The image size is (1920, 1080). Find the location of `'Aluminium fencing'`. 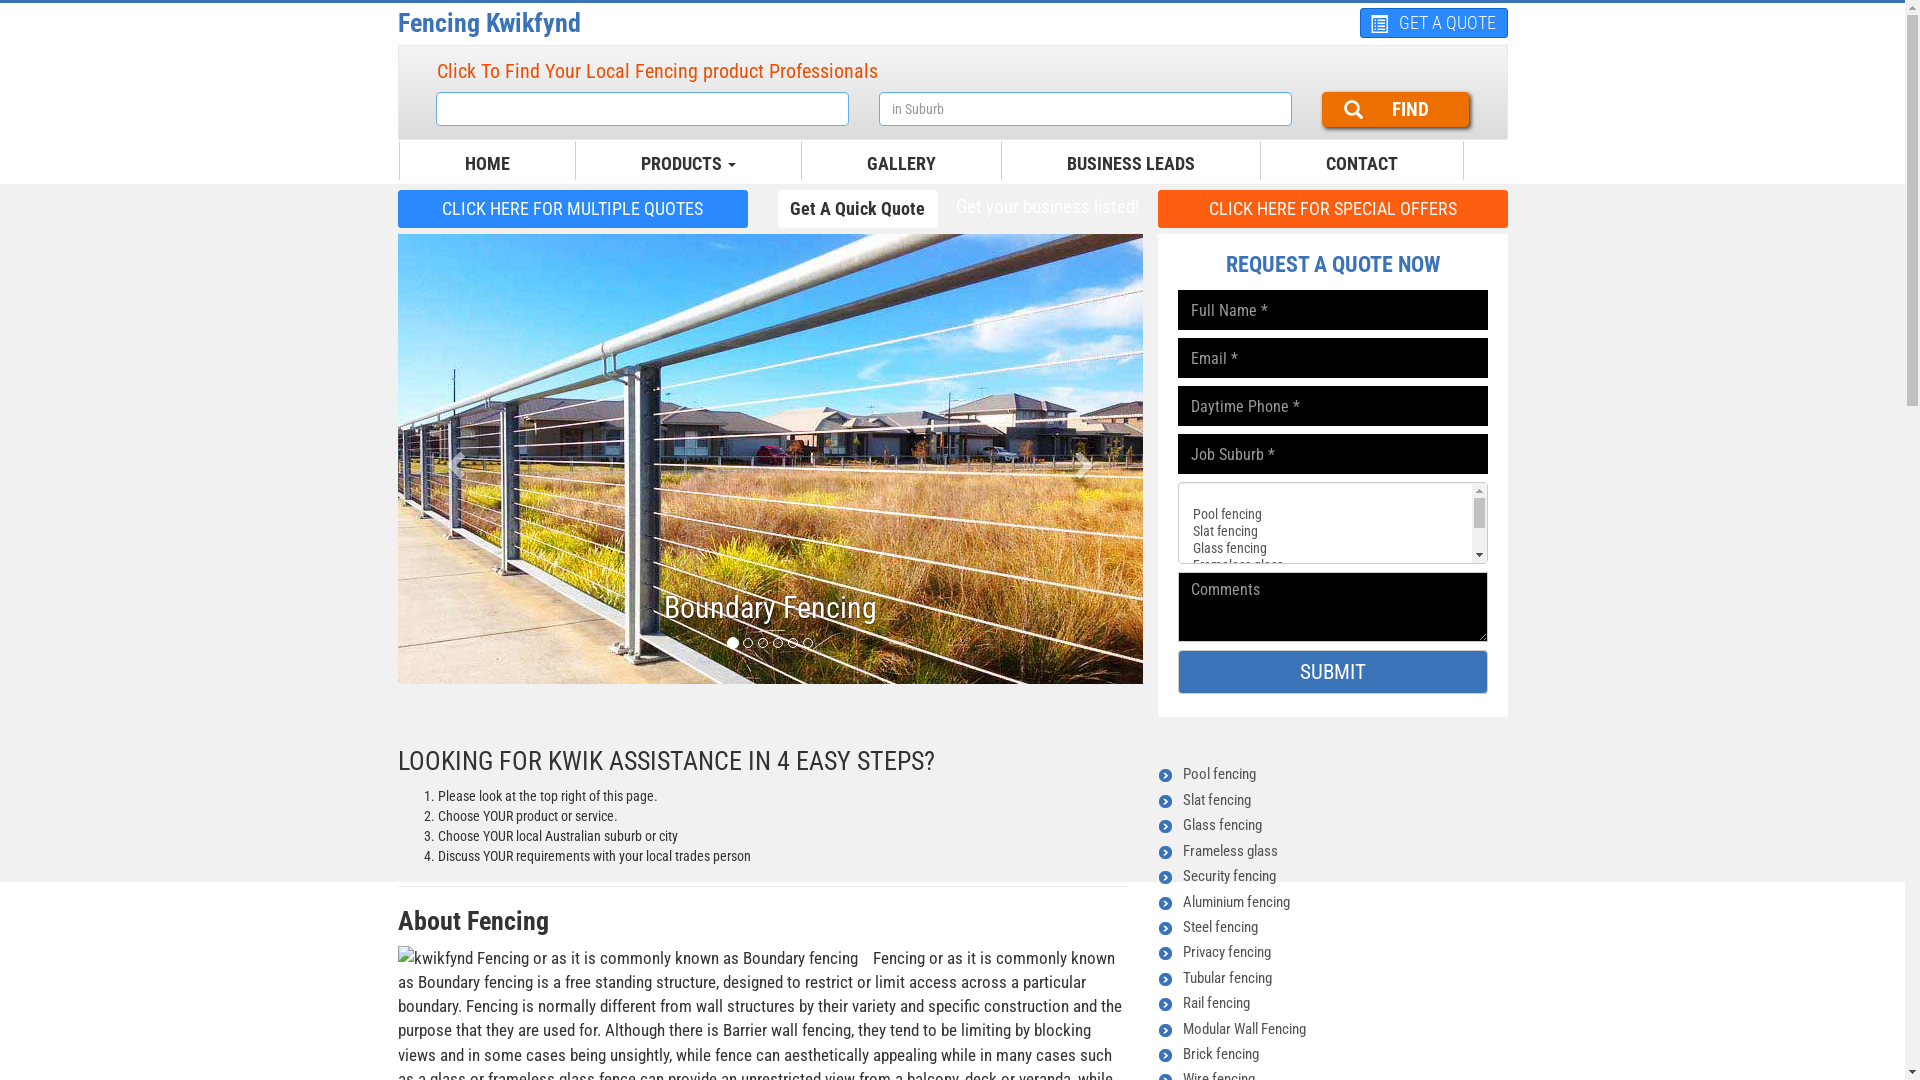

'Aluminium fencing' is located at coordinates (1234, 902).